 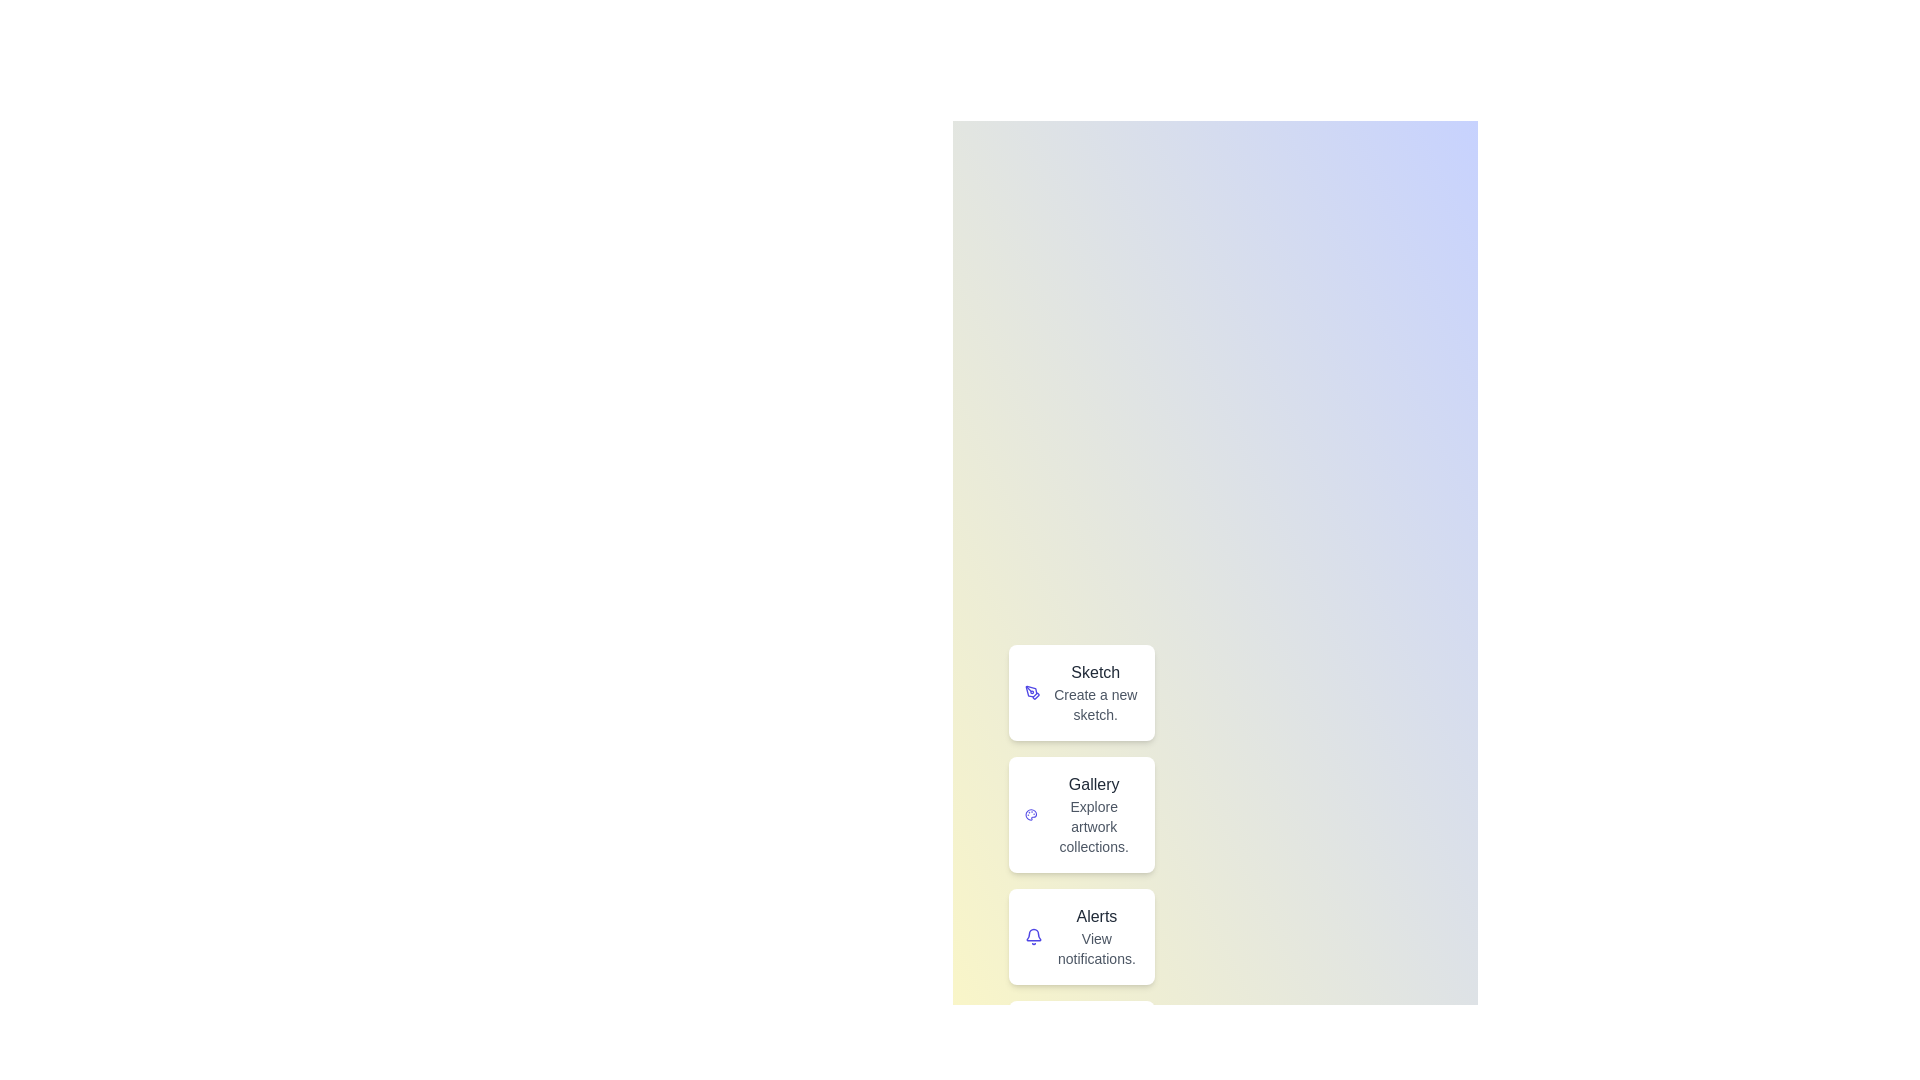 I want to click on the Sketch button to perform its action, so click(x=1080, y=692).